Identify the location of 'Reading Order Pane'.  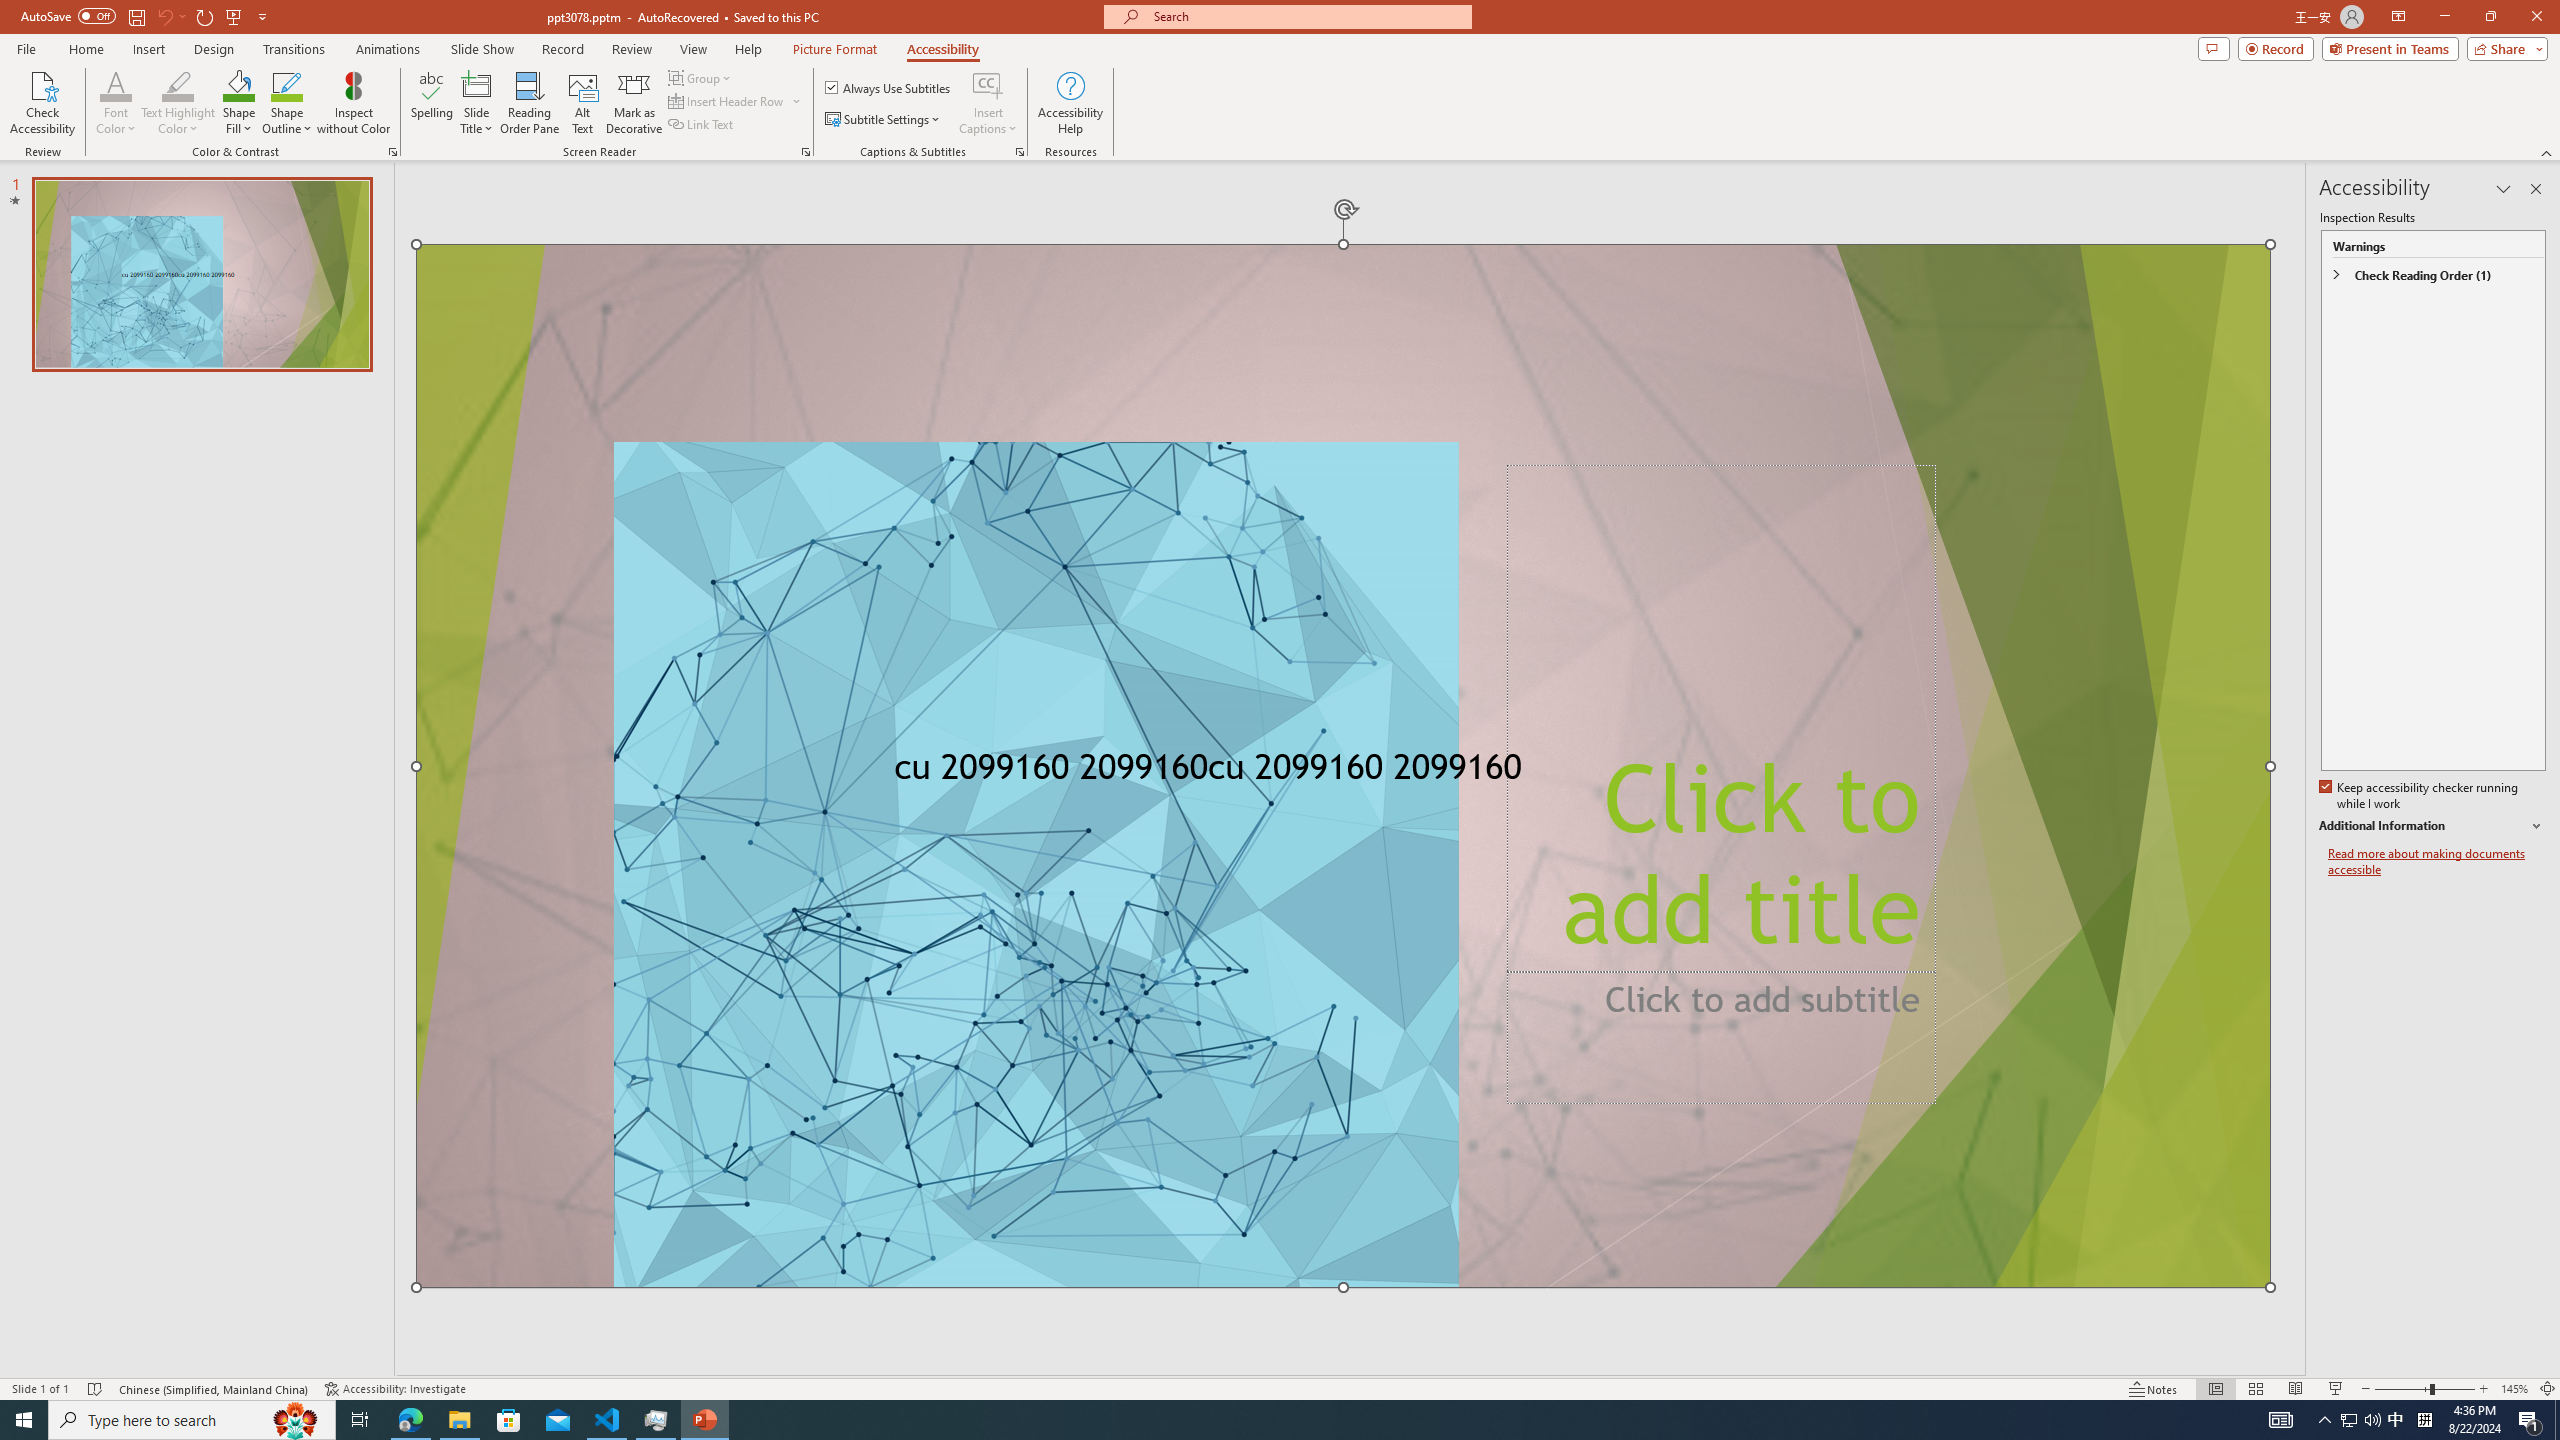
(530, 103).